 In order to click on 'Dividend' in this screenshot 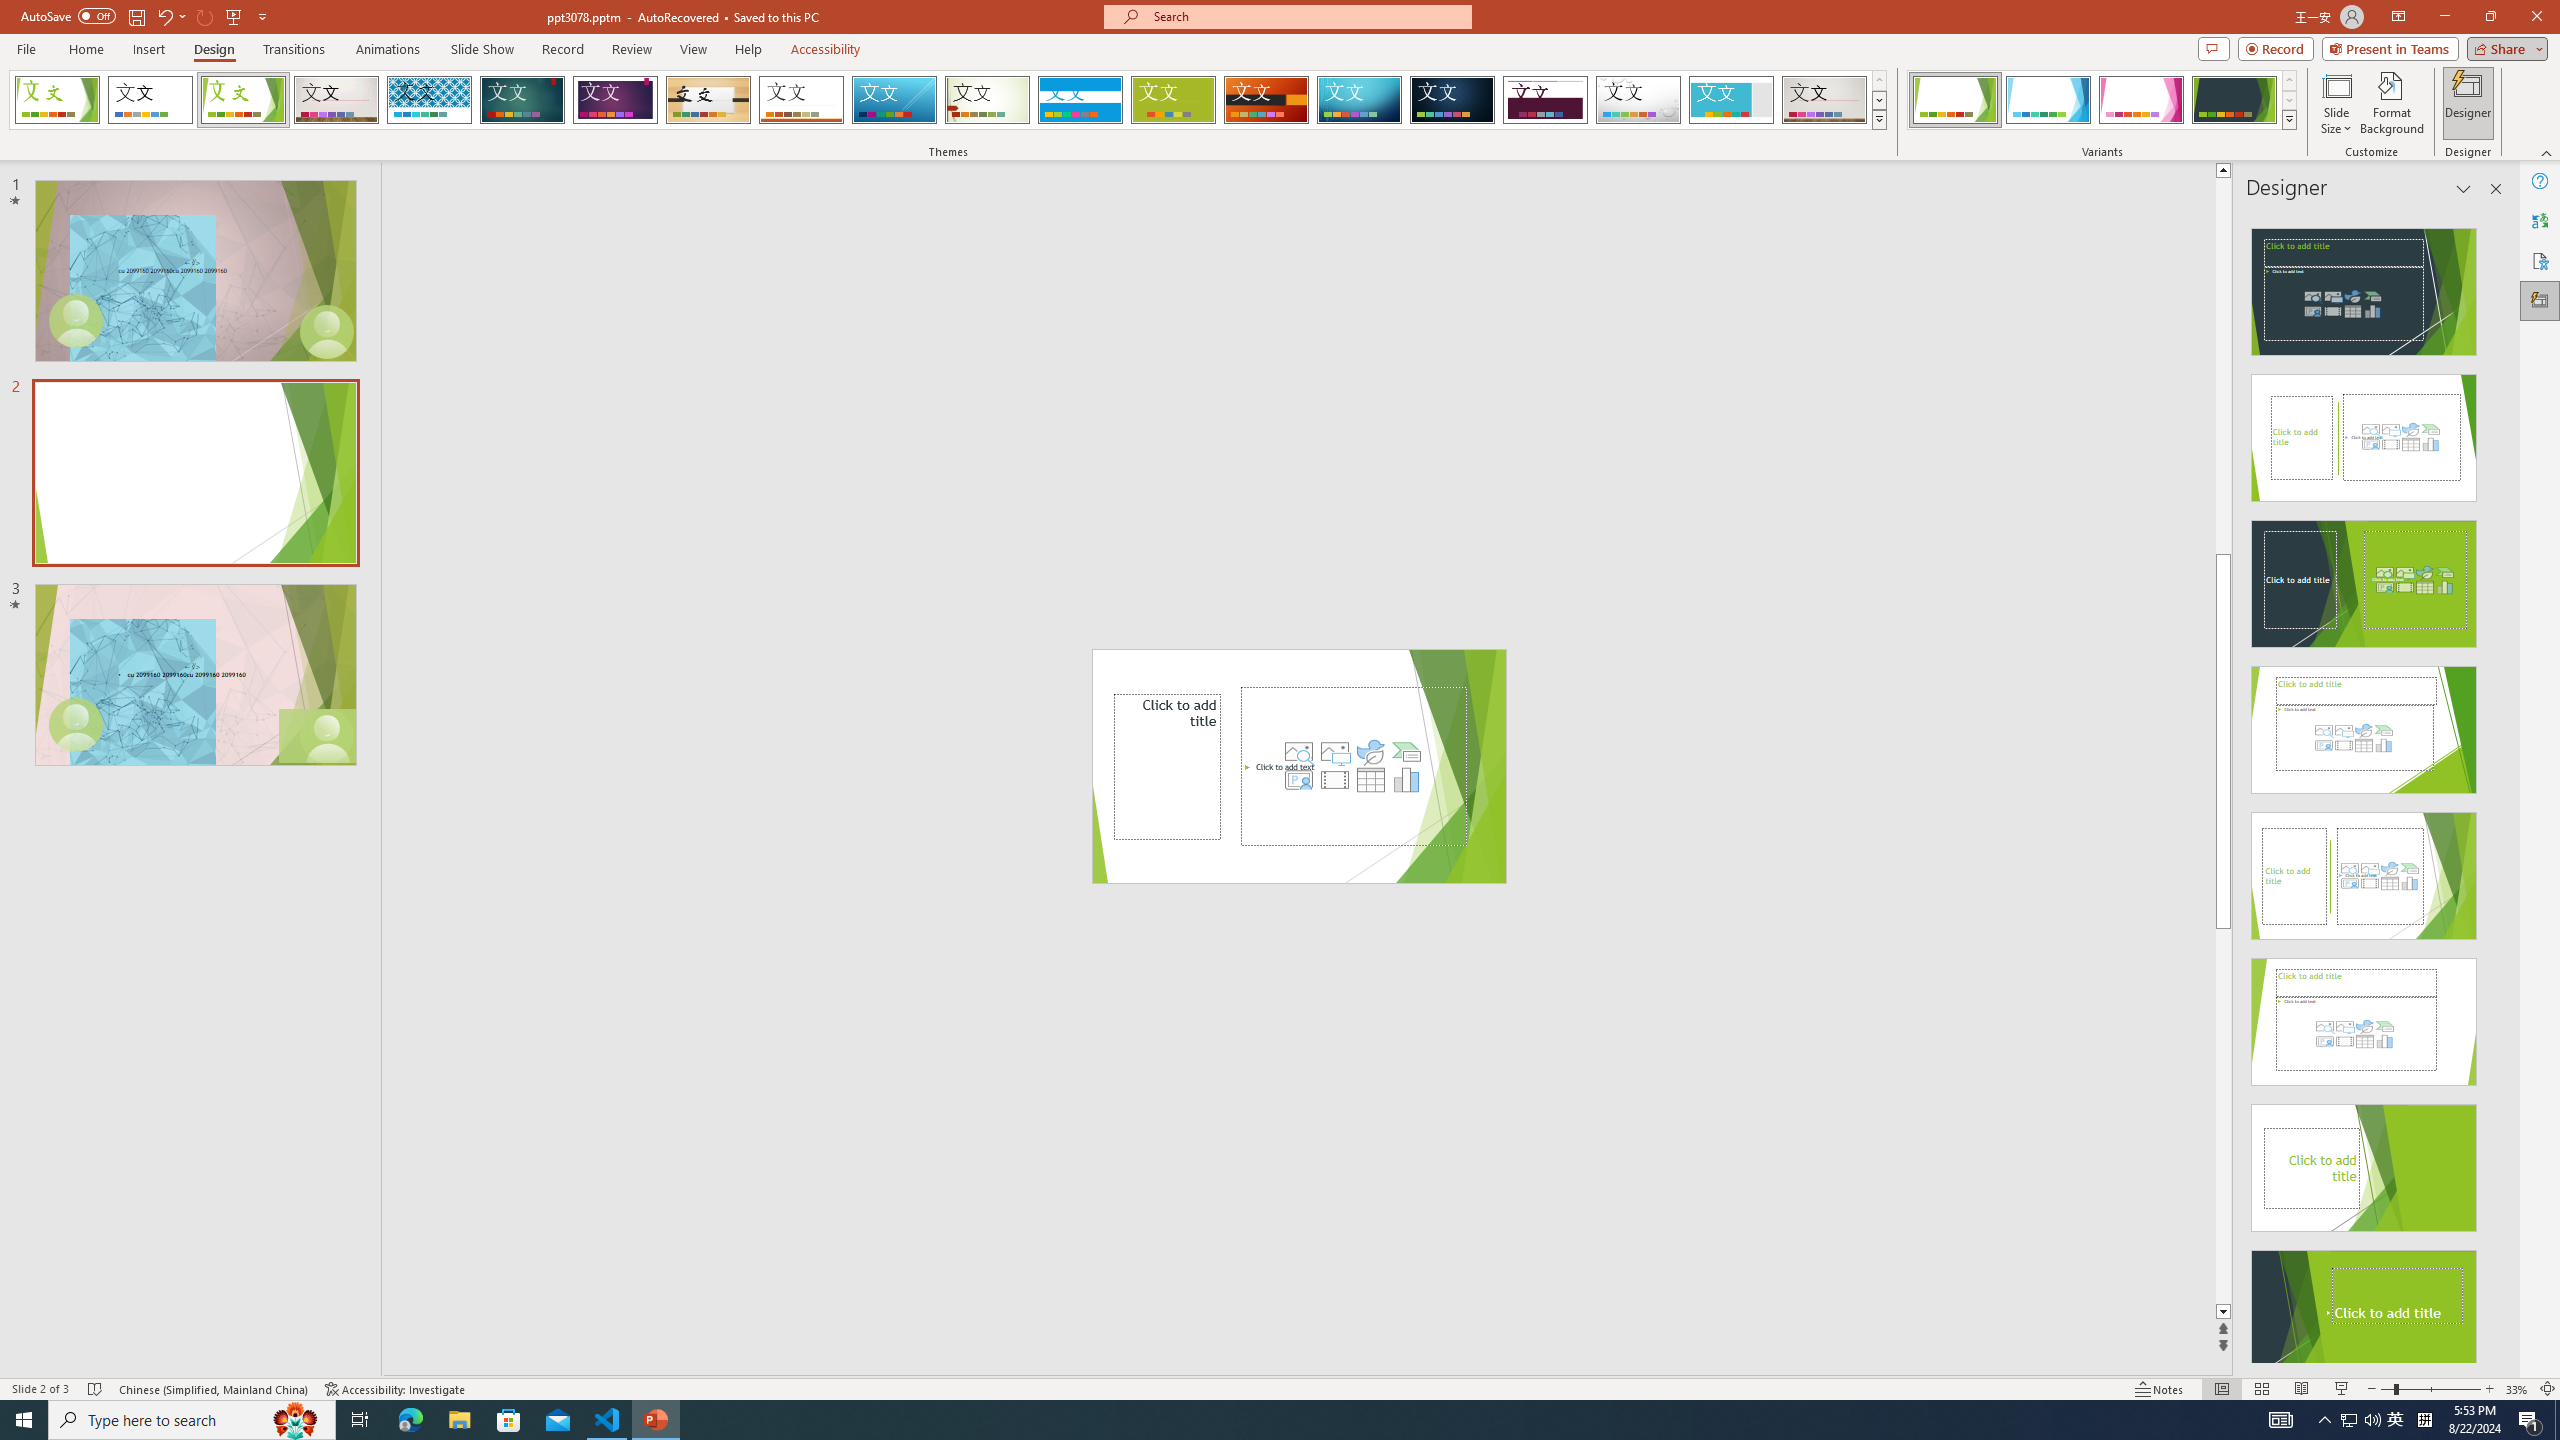, I will do `click(1545, 99)`.